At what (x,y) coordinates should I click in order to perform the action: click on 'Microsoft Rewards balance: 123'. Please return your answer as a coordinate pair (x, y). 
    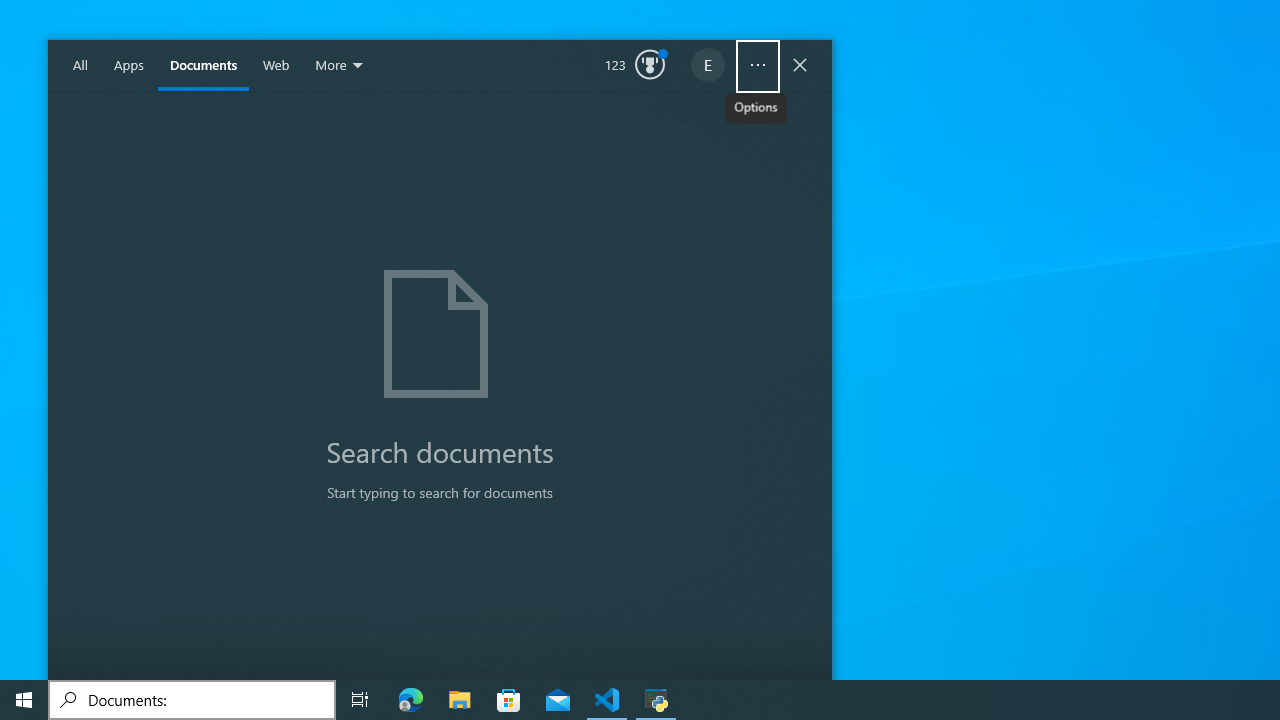
    Looking at the image, I should click on (634, 65).